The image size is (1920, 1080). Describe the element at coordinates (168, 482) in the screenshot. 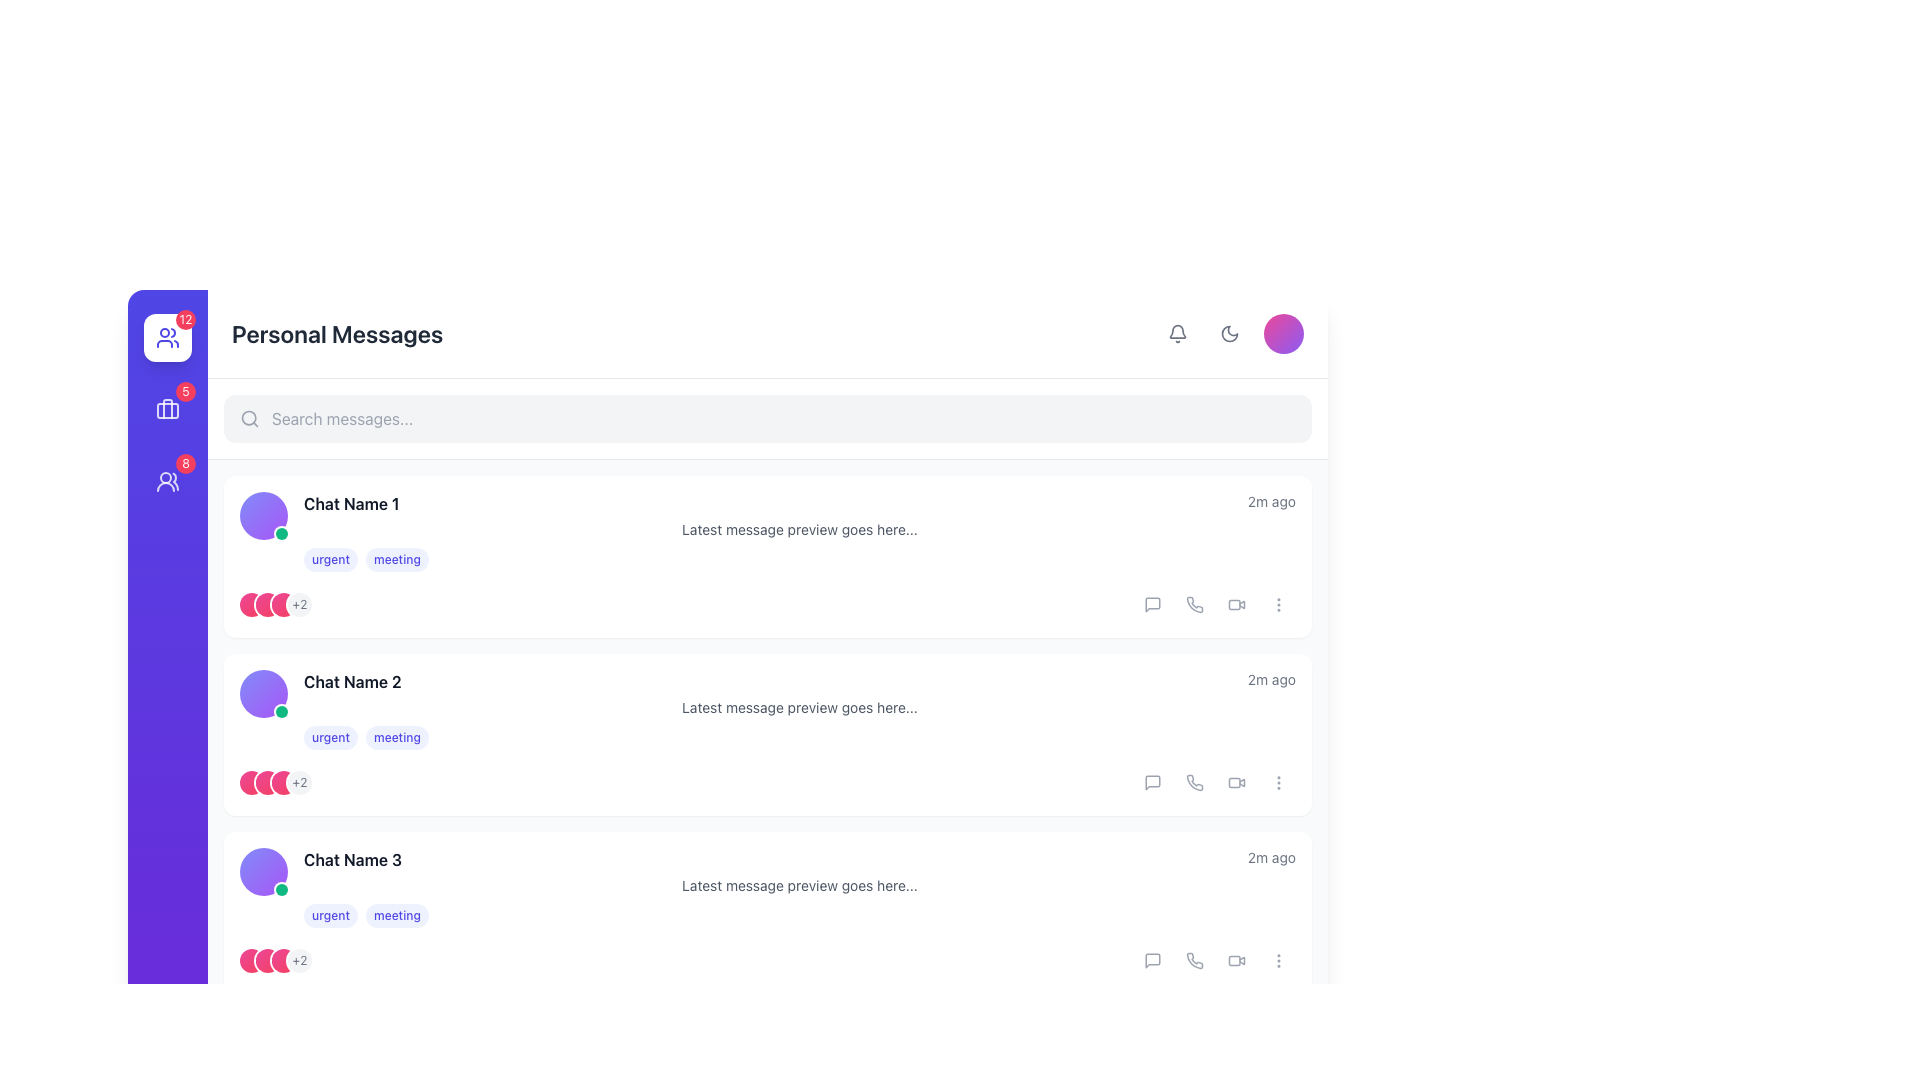

I see `the user groups icon in the third position of the vertical stack in the purple sidebar navigation menu` at that location.